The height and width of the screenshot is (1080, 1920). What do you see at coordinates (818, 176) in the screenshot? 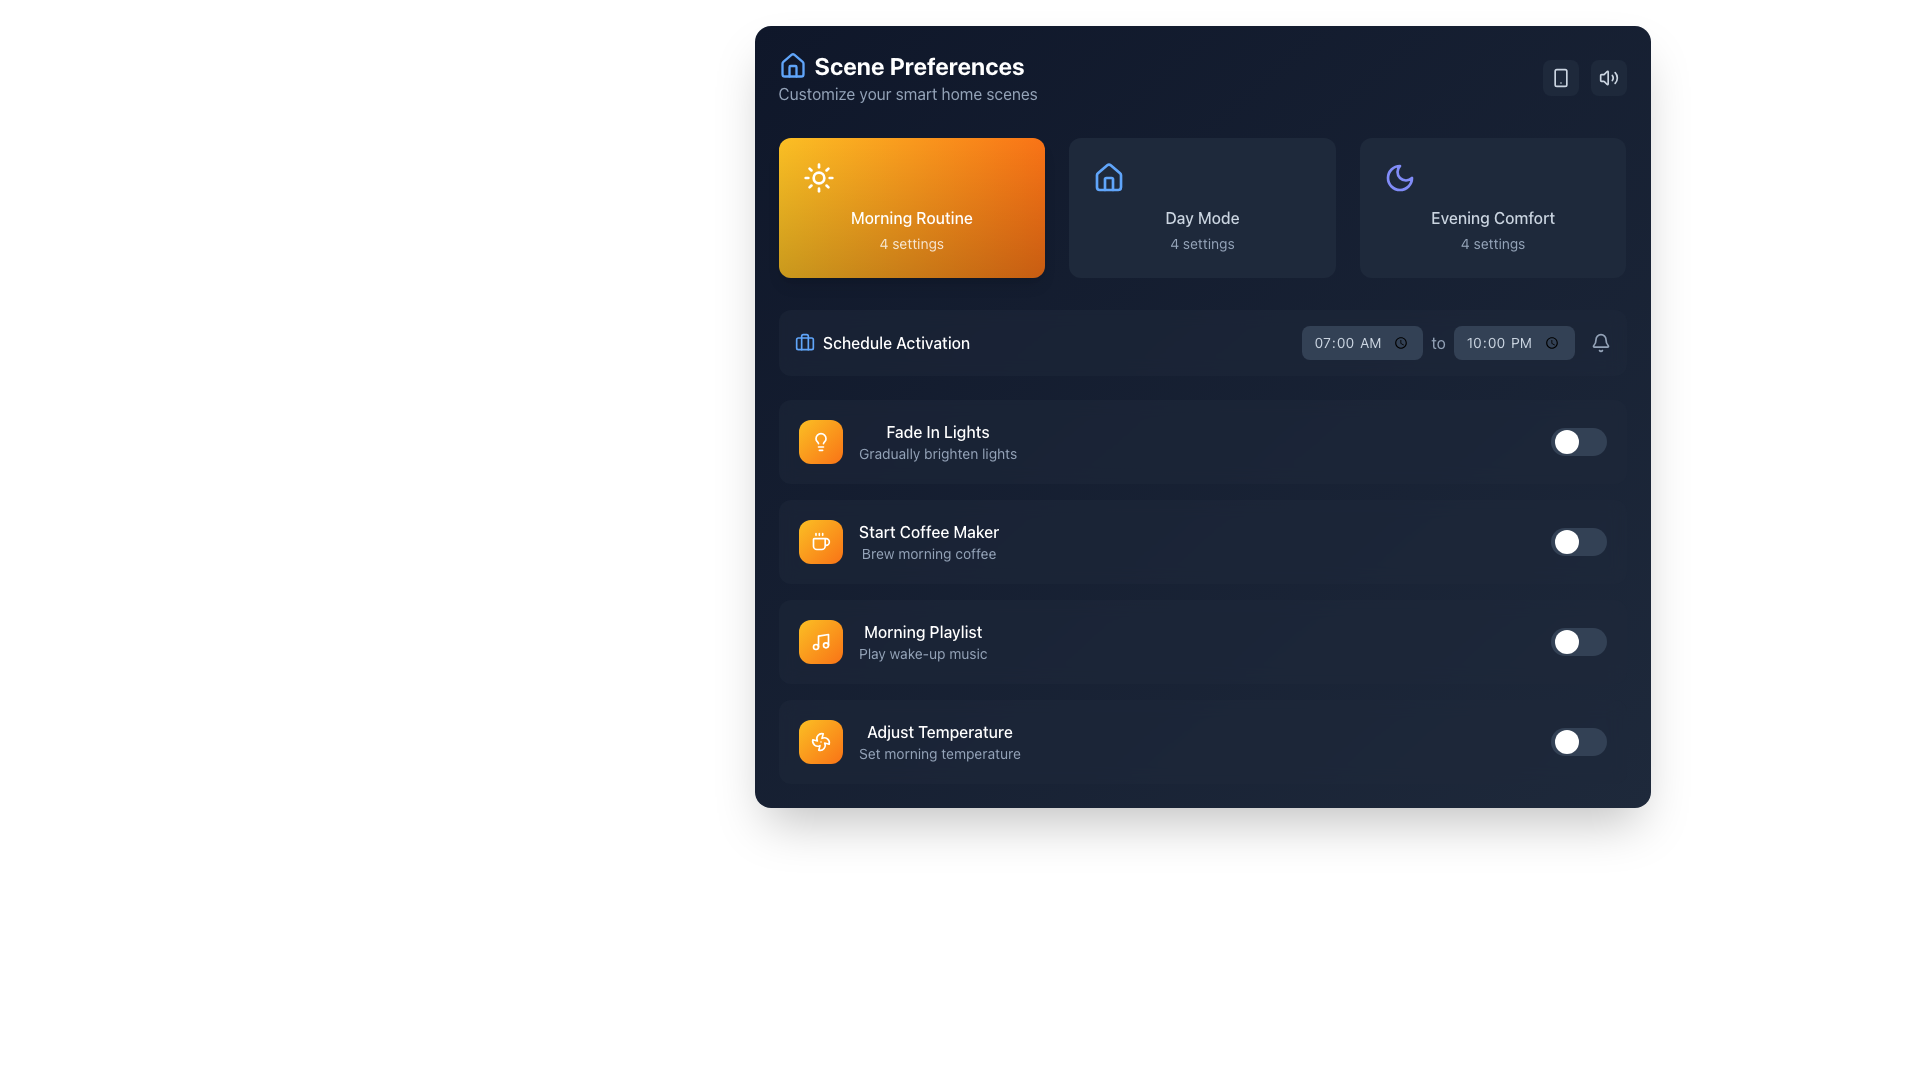
I see `the central part of the sun-like icon representing the 'Morning Routine' concept in the first card of the horizontal card display` at bounding box center [818, 176].